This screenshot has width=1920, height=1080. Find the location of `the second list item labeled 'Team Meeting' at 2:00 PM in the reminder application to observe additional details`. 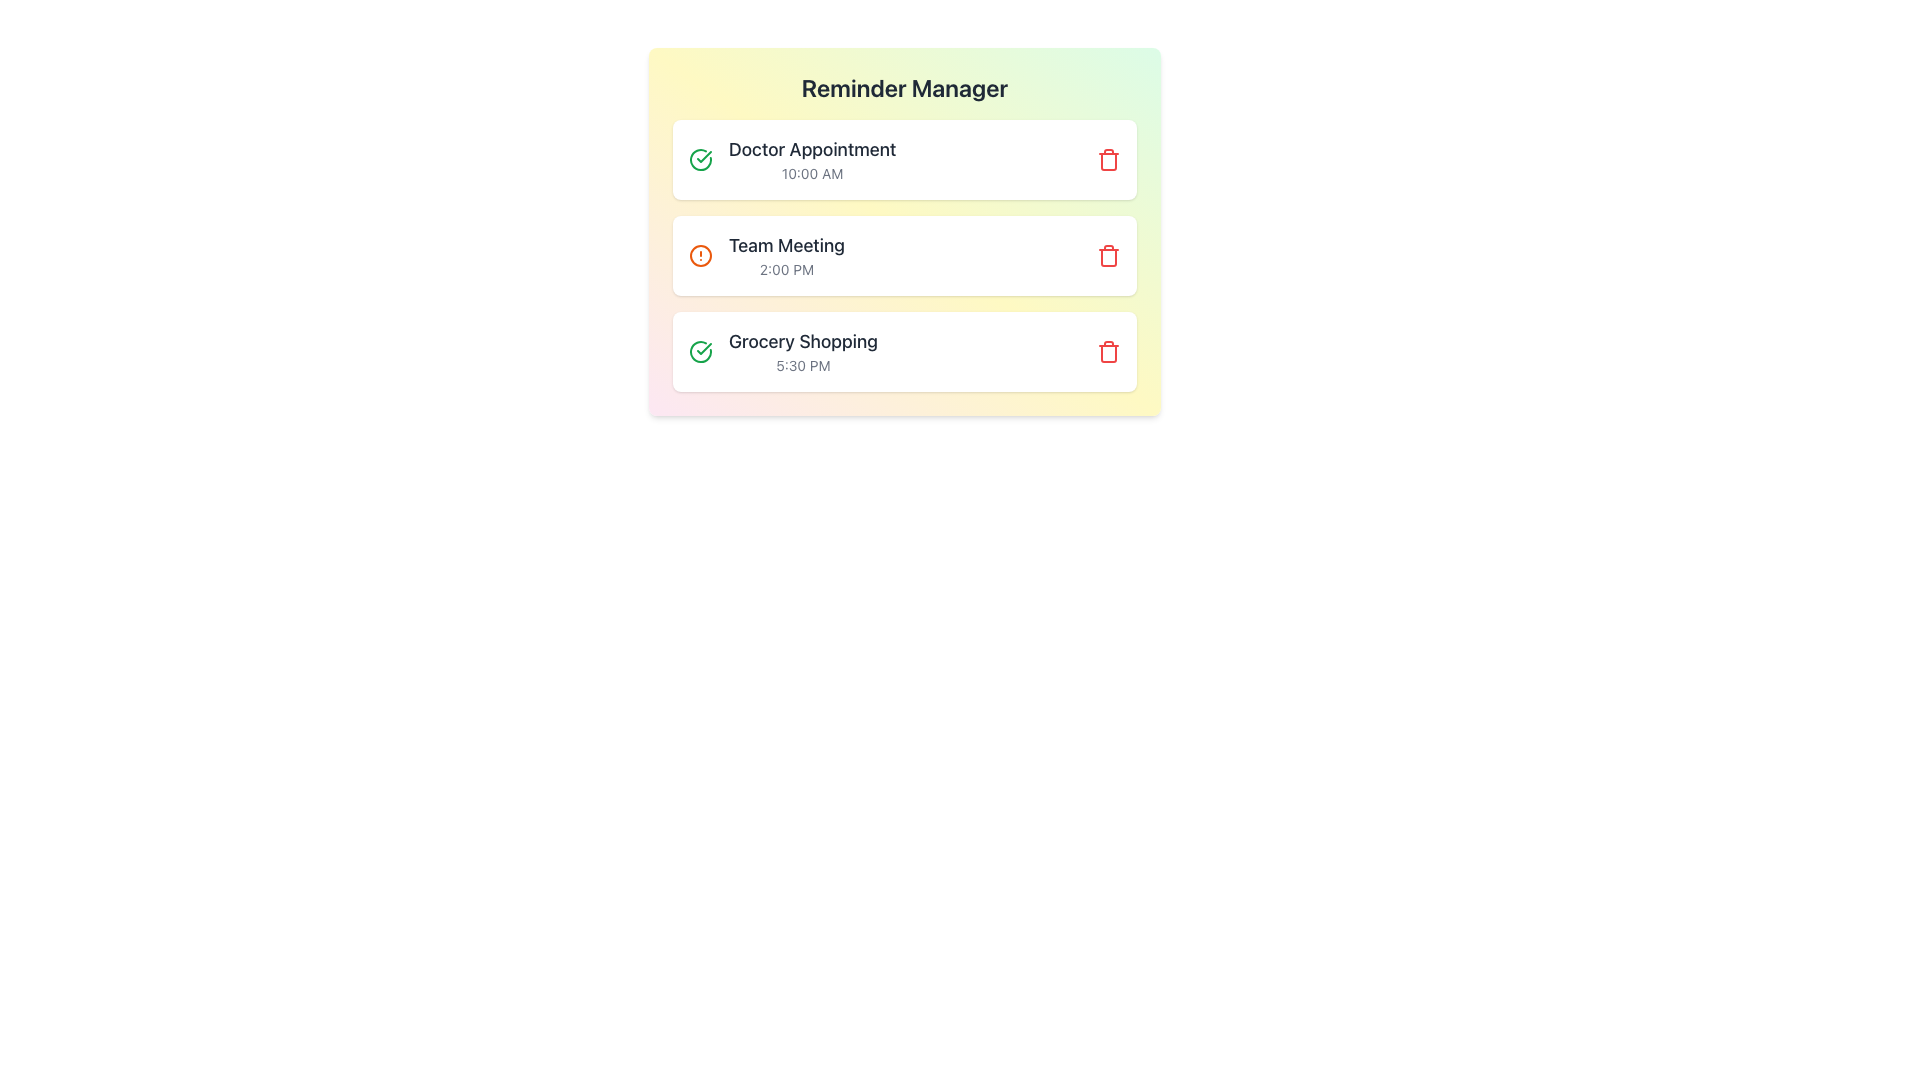

the second list item labeled 'Team Meeting' at 2:00 PM in the reminder application to observe additional details is located at coordinates (766, 254).